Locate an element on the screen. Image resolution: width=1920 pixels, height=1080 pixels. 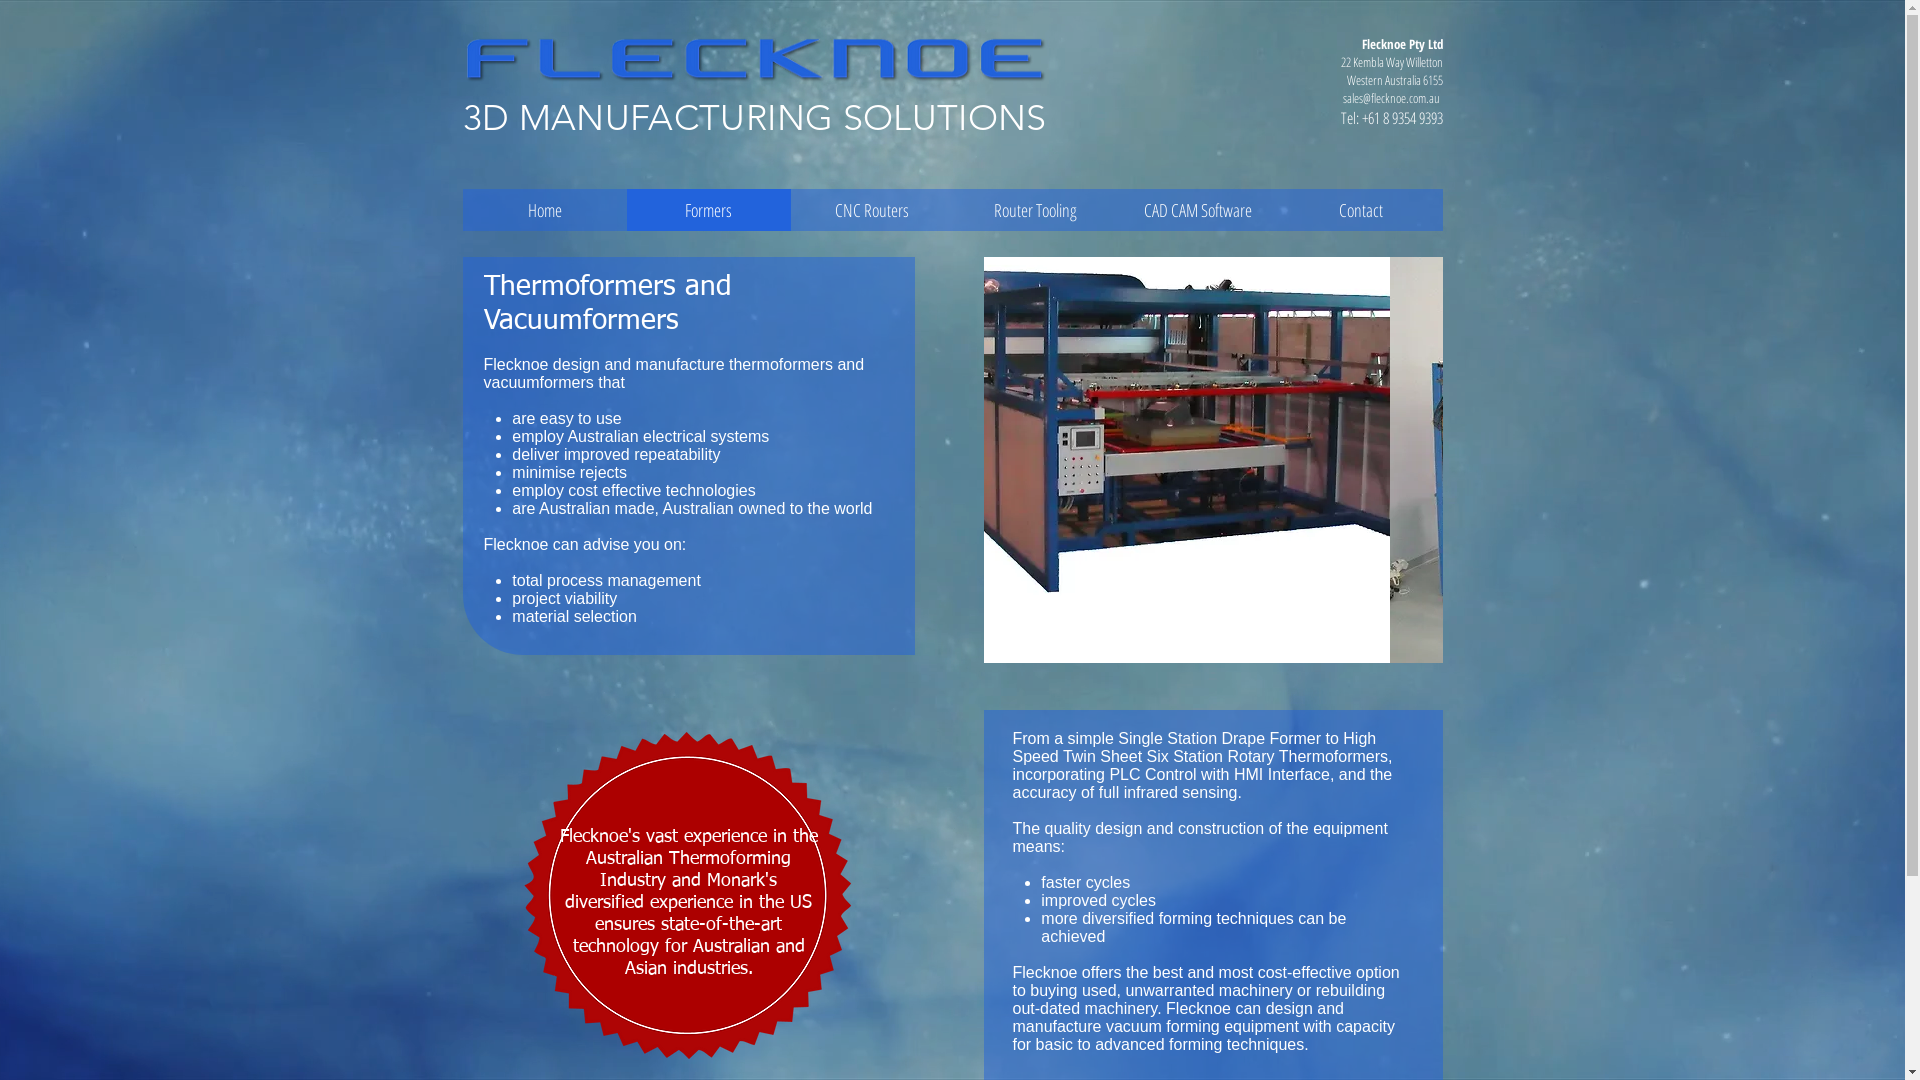
'Router Tooling' is located at coordinates (1035, 209).